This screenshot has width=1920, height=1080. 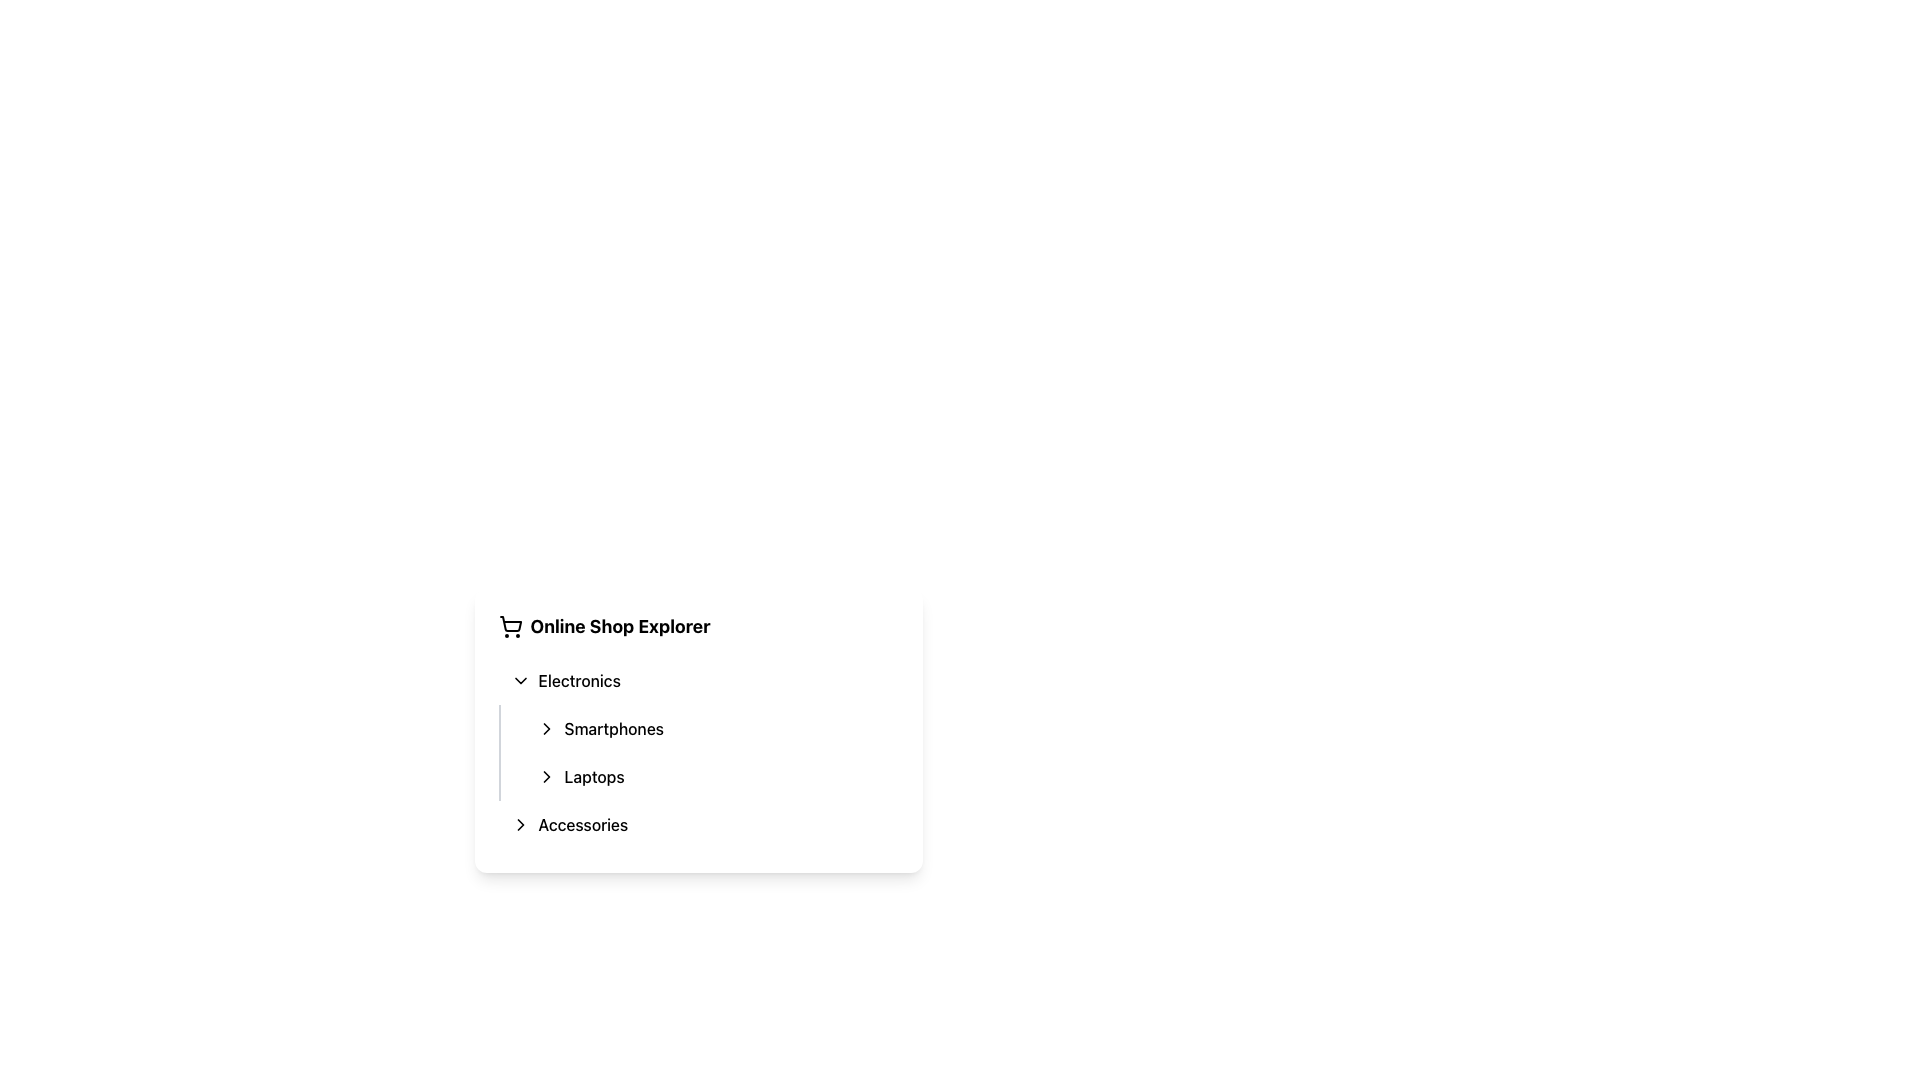 I want to click on the chevron right icon next to the 'Accessories' menu, so click(x=520, y=825).